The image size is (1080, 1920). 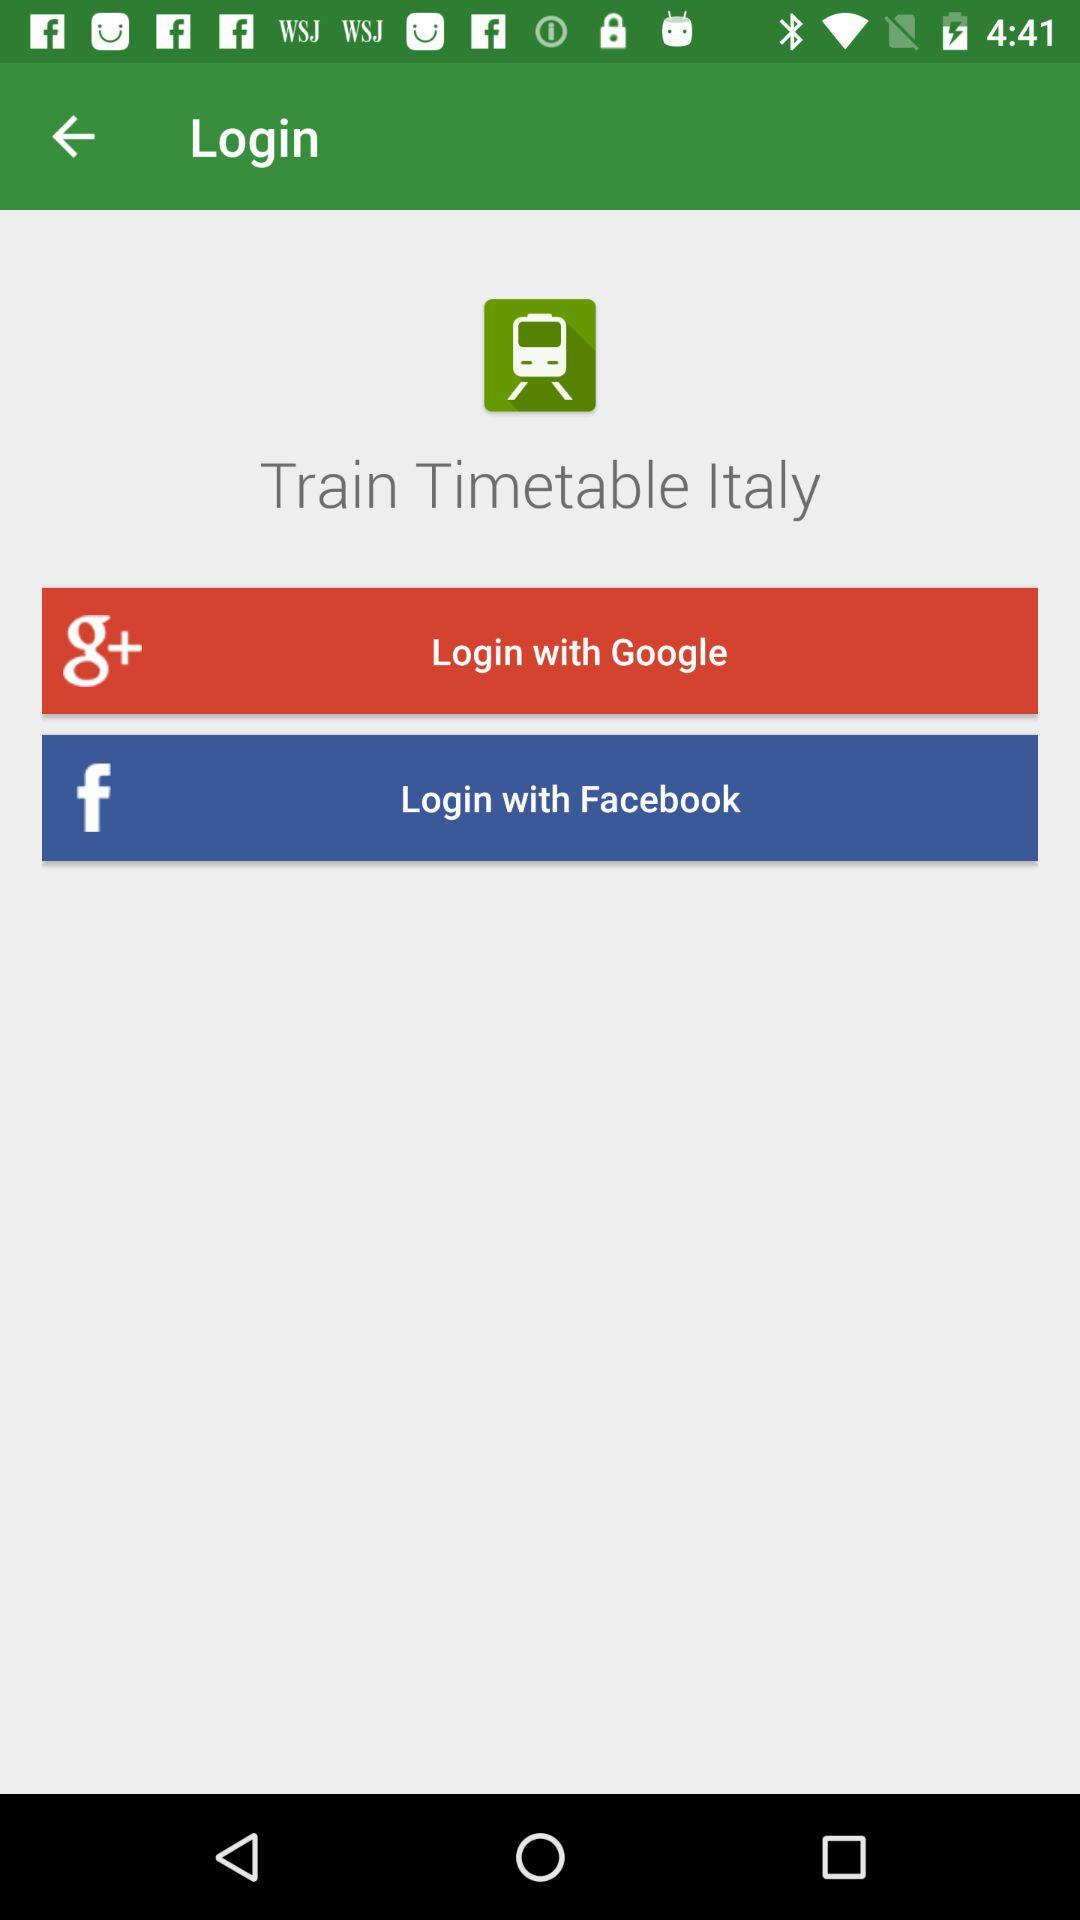 What do you see at coordinates (88, 135) in the screenshot?
I see `app next to the login` at bounding box center [88, 135].